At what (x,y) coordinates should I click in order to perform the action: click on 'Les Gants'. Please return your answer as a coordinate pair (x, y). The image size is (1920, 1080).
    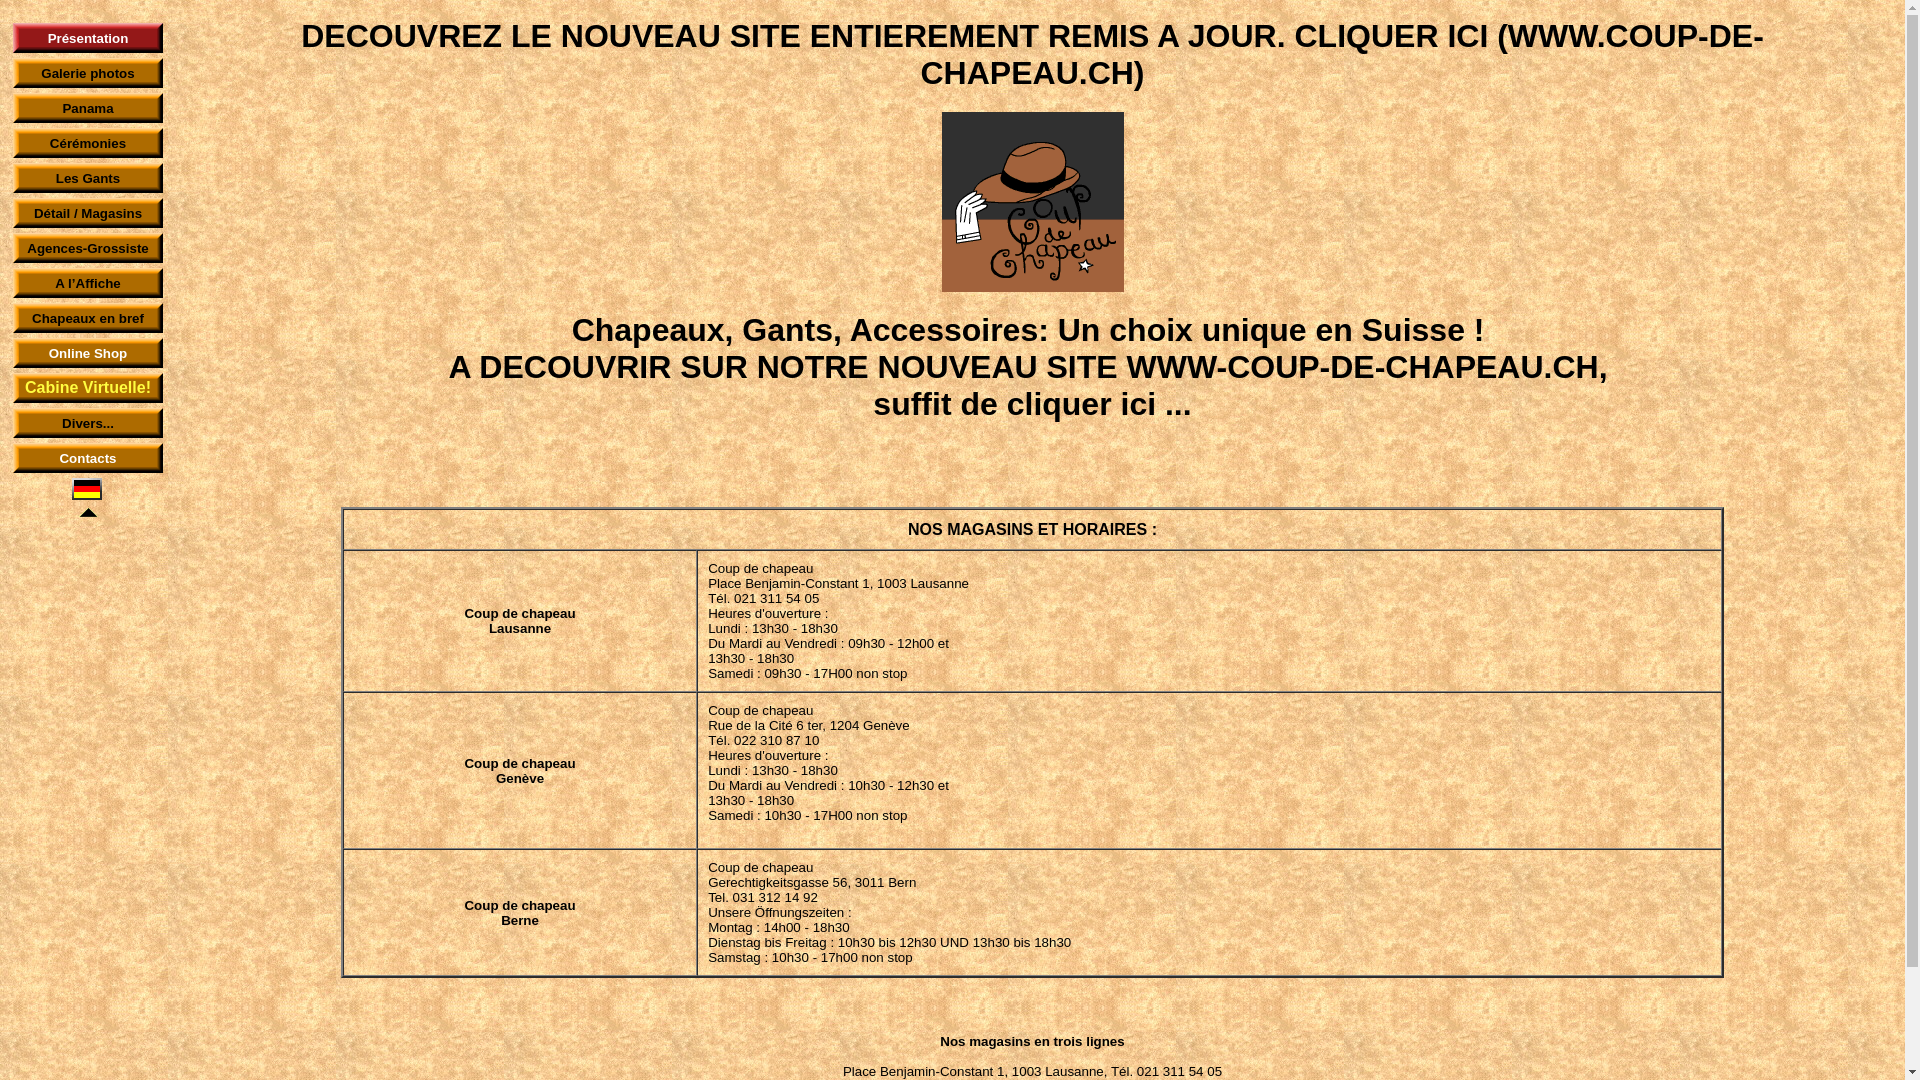
    Looking at the image, I should click on (56, 176).